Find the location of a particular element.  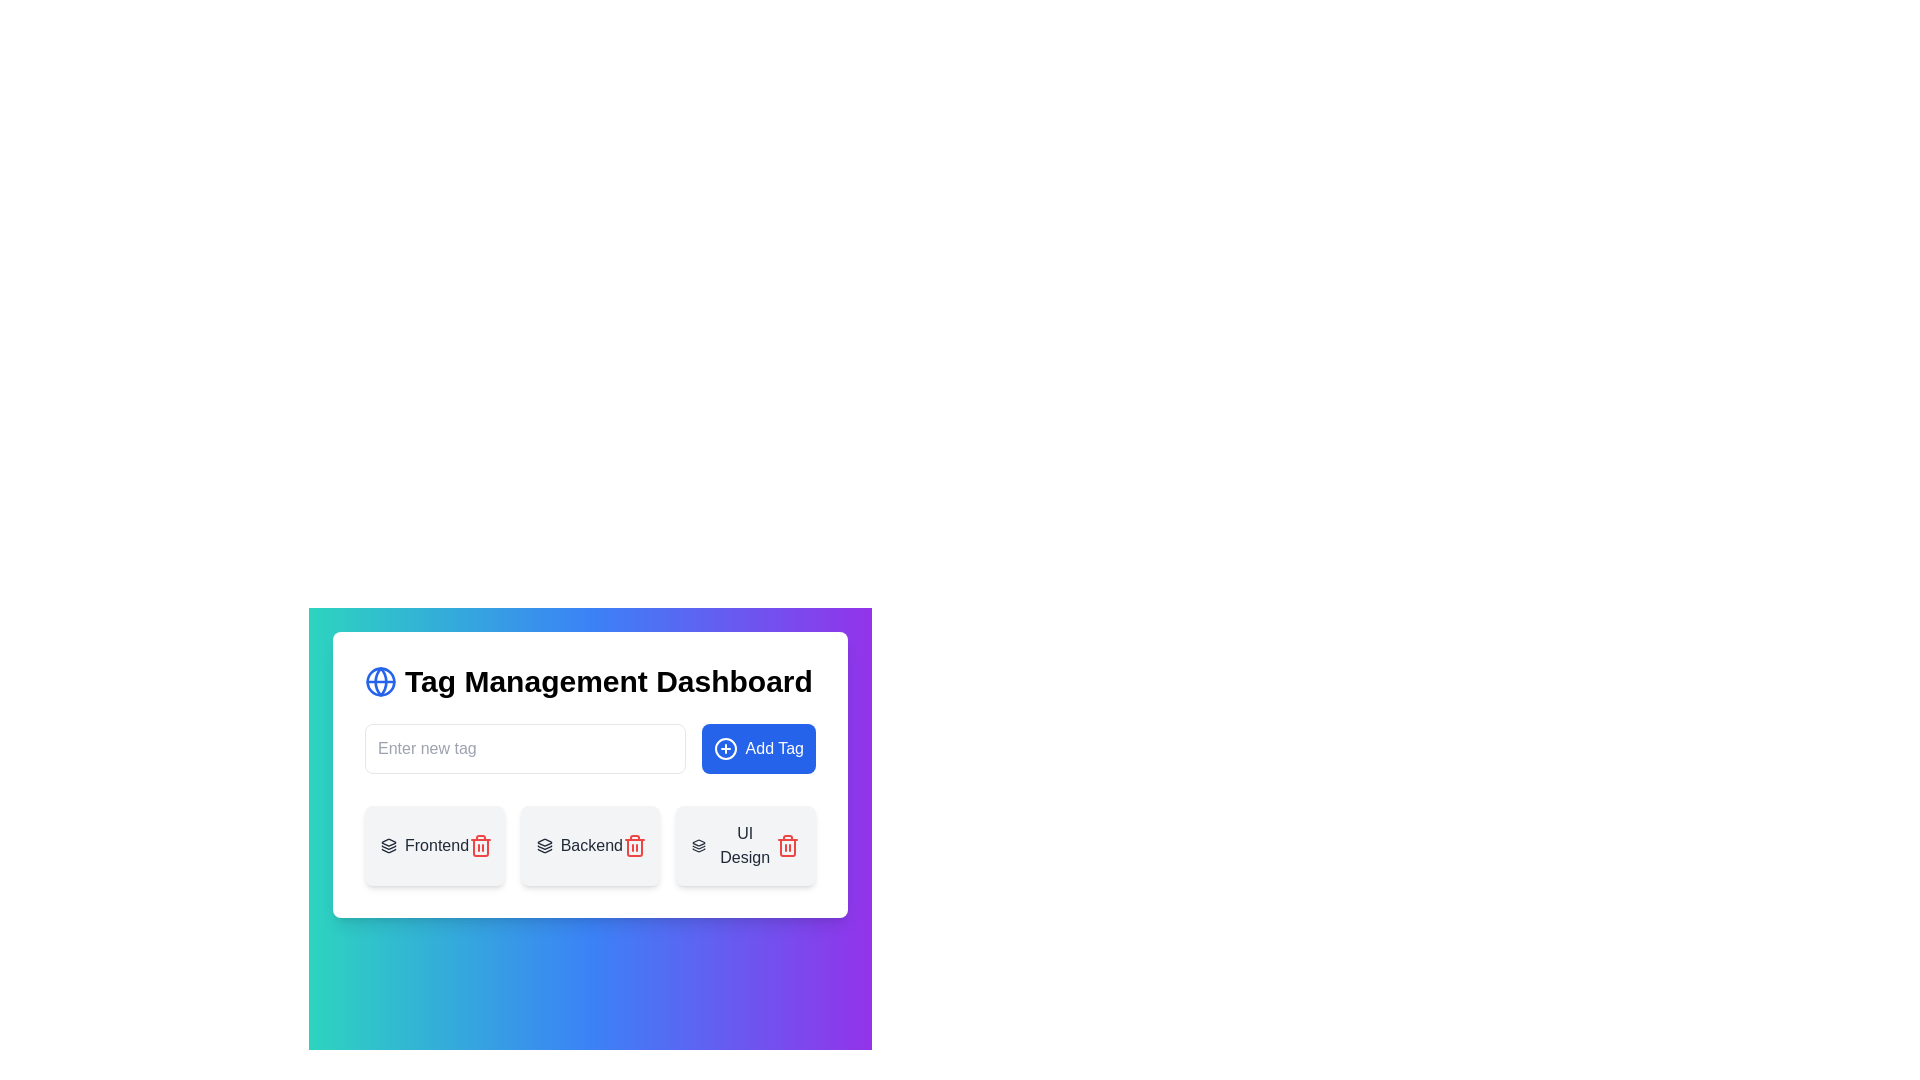

the 'Frontend' tag representation, which includes an icon of layered squares and the label in bold text is located at coordinates (424, 845).